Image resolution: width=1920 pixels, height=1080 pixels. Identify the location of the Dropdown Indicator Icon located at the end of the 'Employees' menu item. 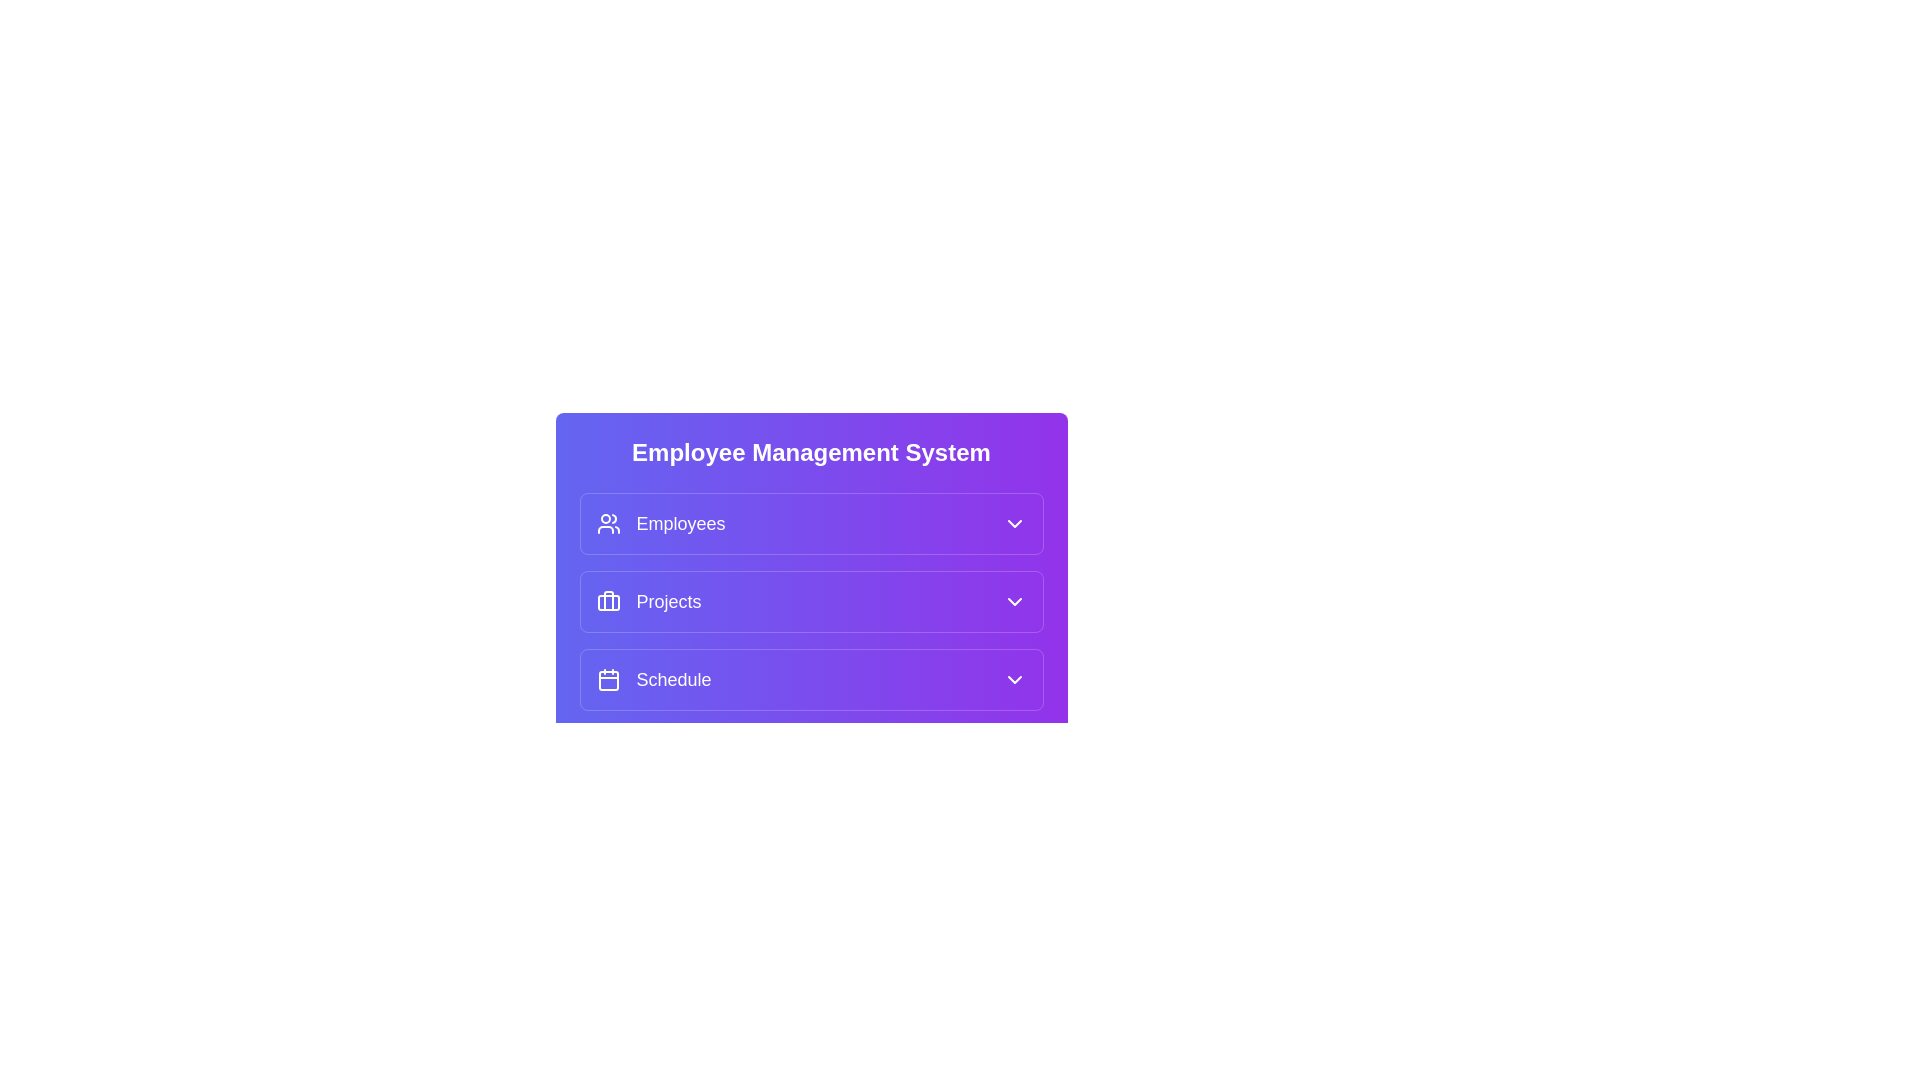
(1014, 523).